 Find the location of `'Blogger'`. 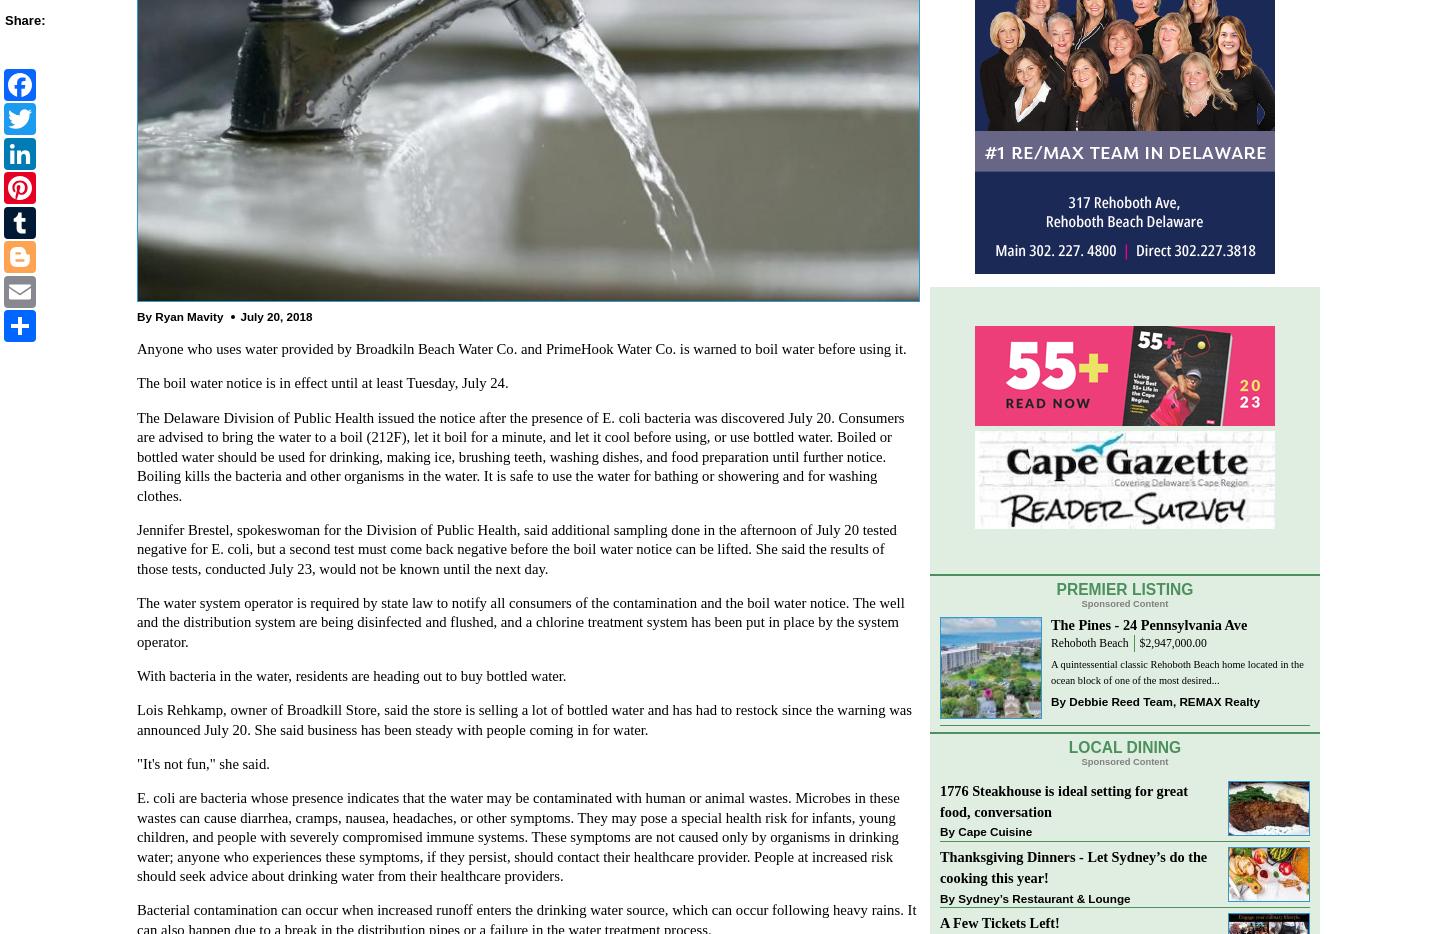

'Blogger' is located at coordinates (91, 253).